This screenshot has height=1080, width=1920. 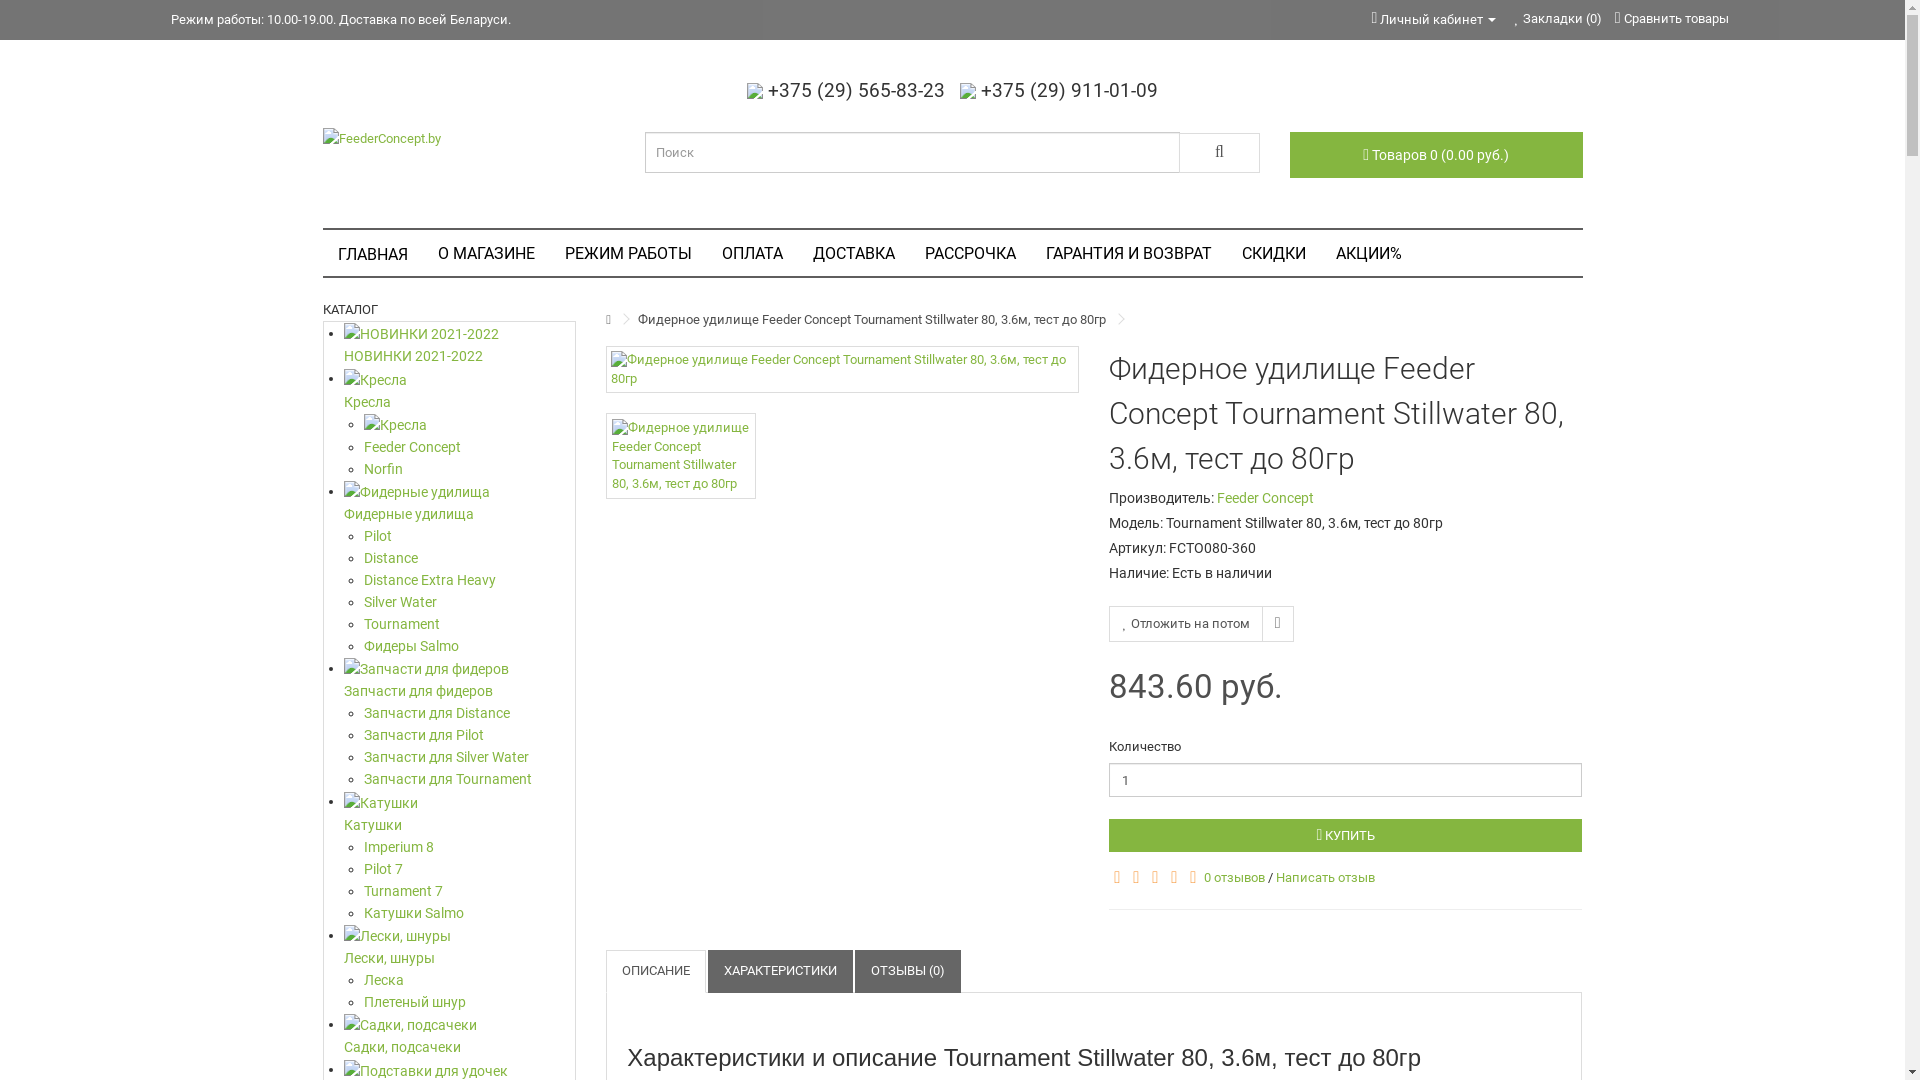 What do you see at coordinates (1264, 496) in the screenshot?
I see `'Feeder Concept'` at bounding box center [1264, 496].